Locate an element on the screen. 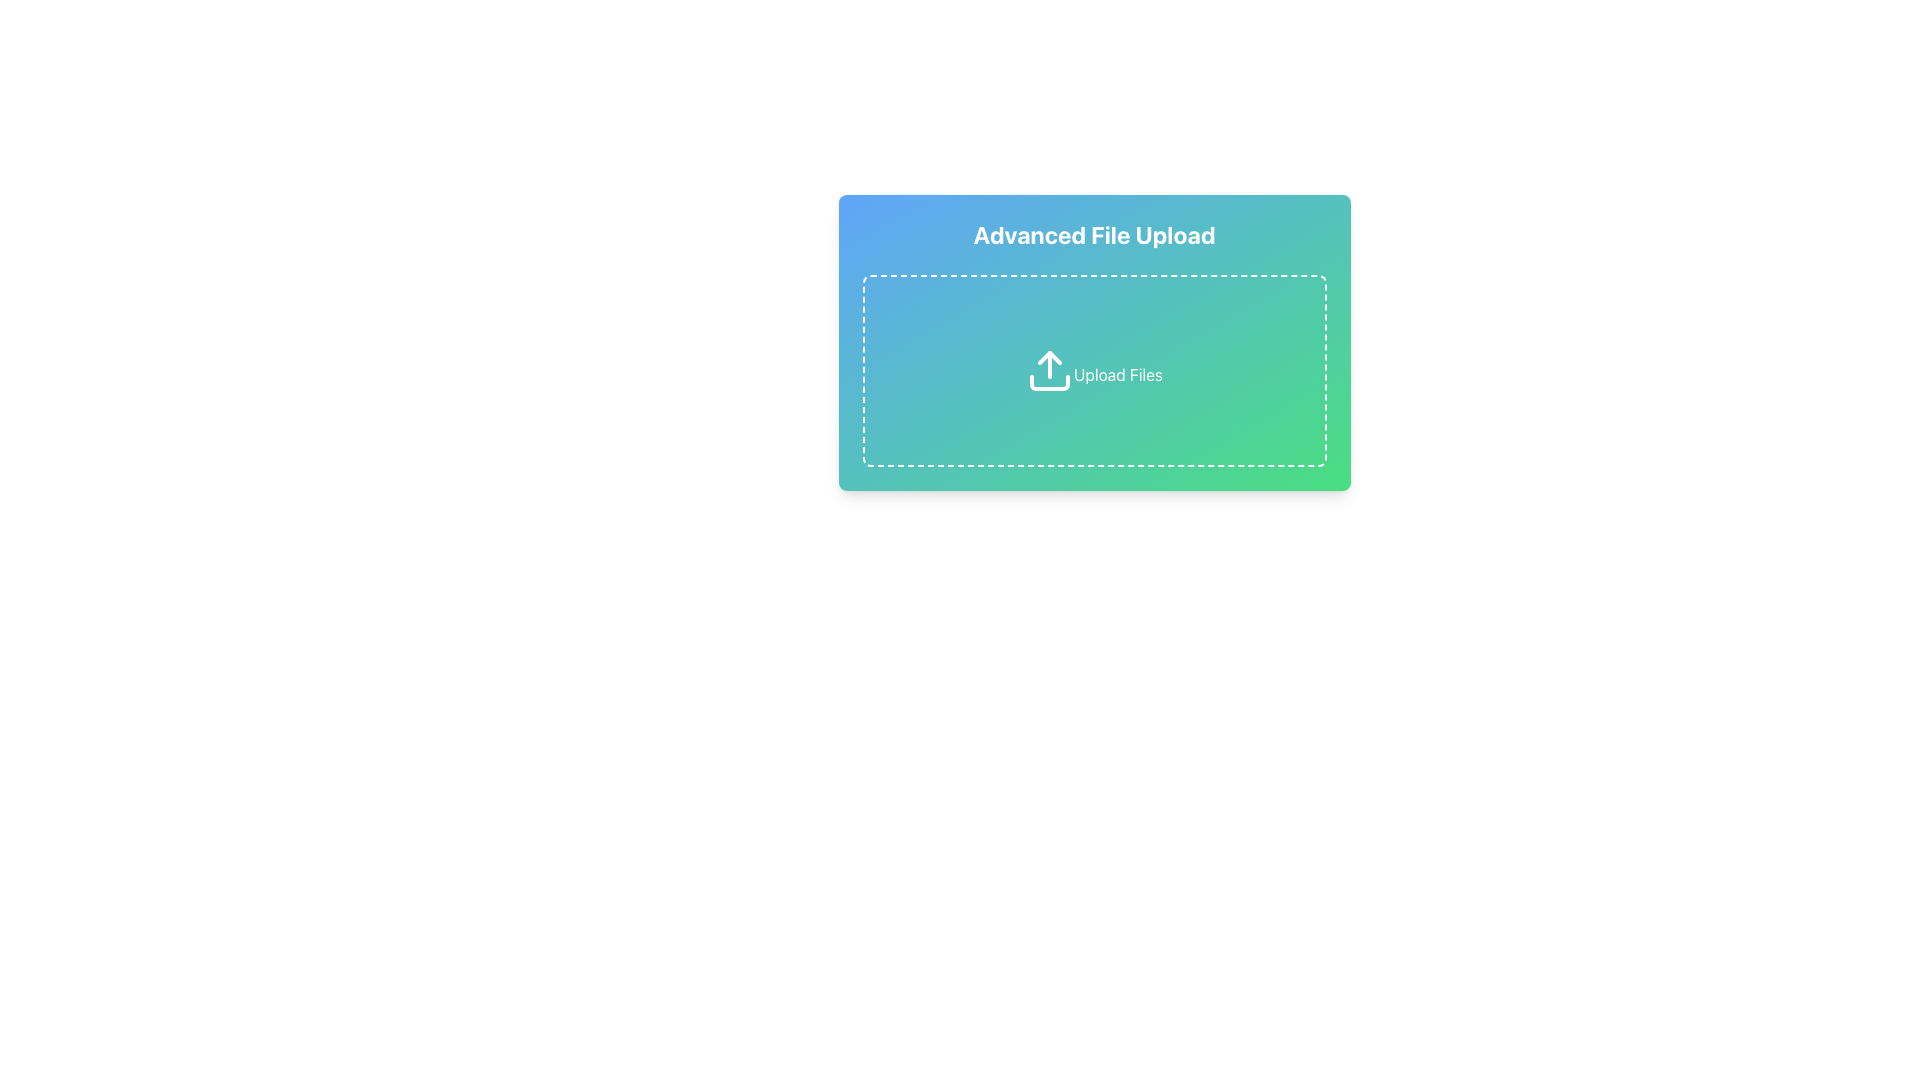  and drop files into the File upload area, which is a rectangular area with rounded corners, a dashed border, and an upward arrow icon, located under the title 'Advanced File Upload' is located at coordinates (1093, 370).